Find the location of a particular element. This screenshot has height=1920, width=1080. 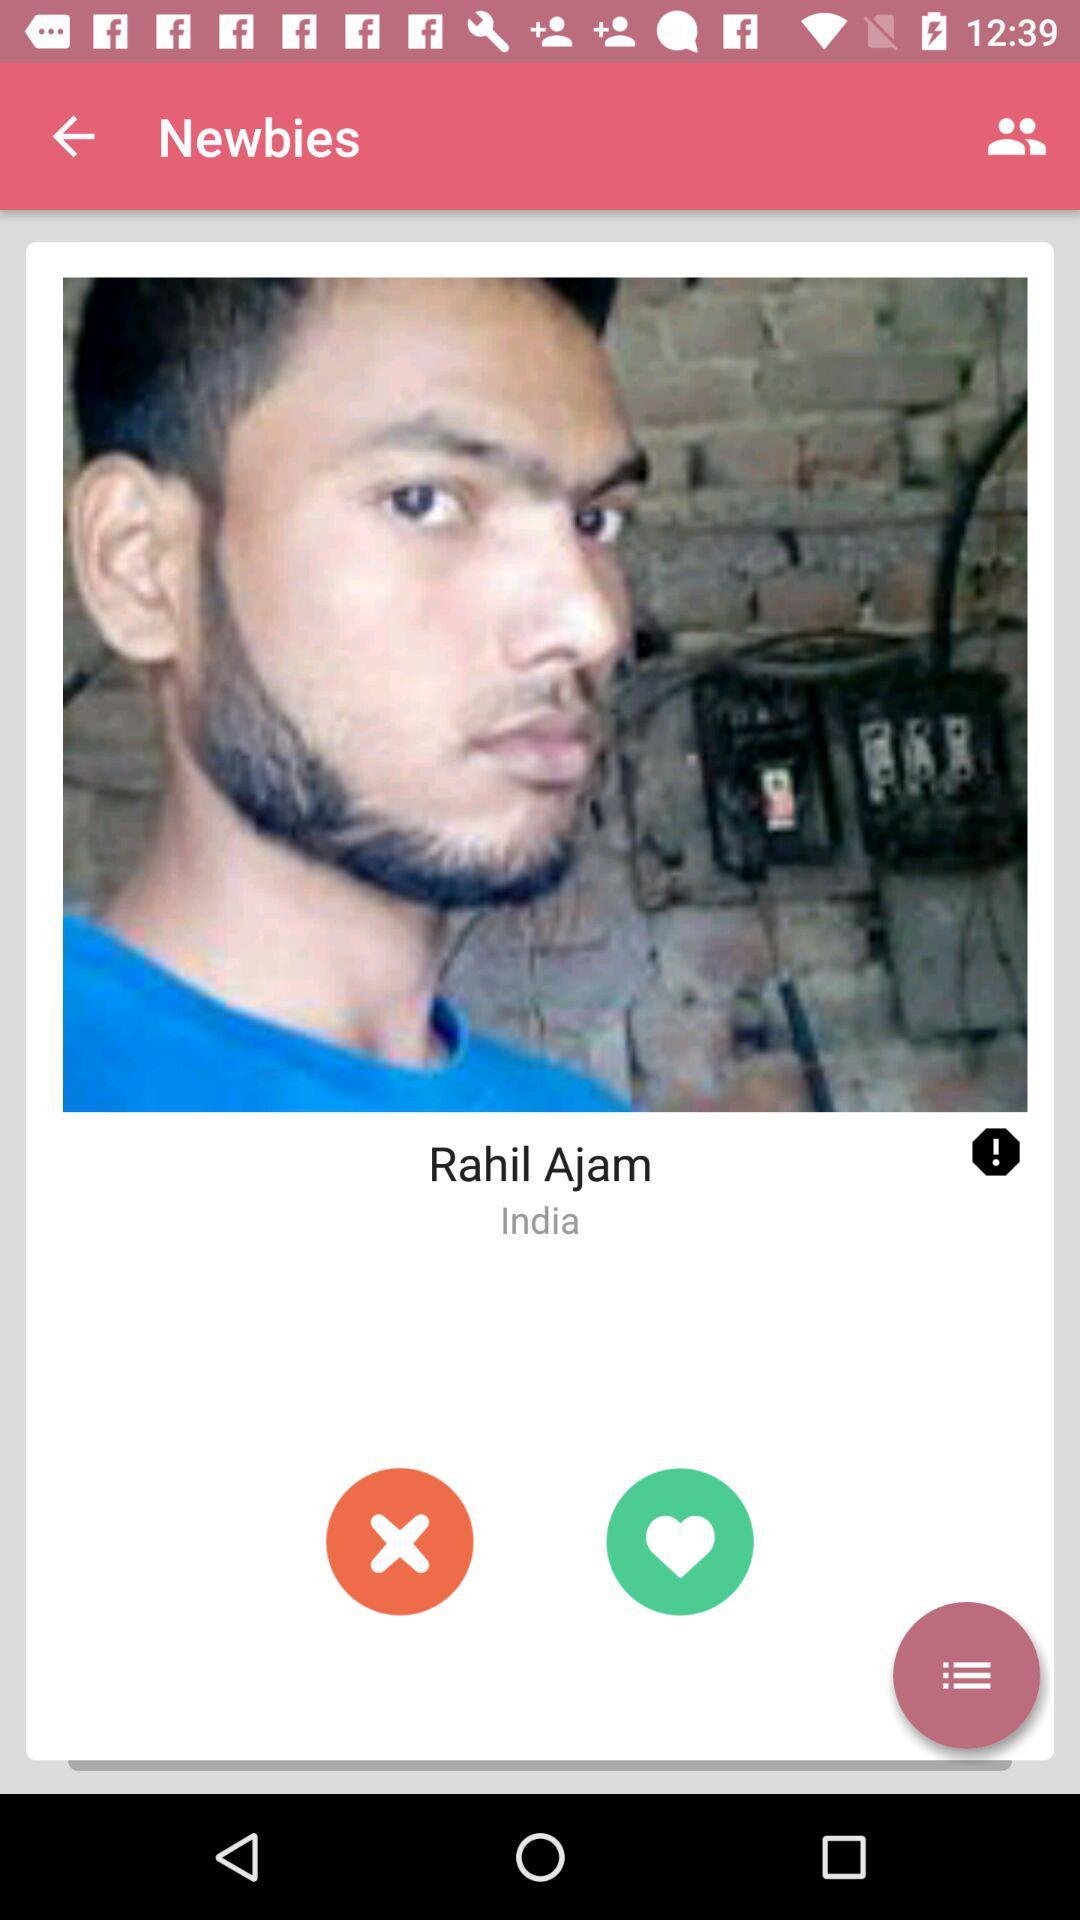

give a like is located at coordinates (678, 1540).